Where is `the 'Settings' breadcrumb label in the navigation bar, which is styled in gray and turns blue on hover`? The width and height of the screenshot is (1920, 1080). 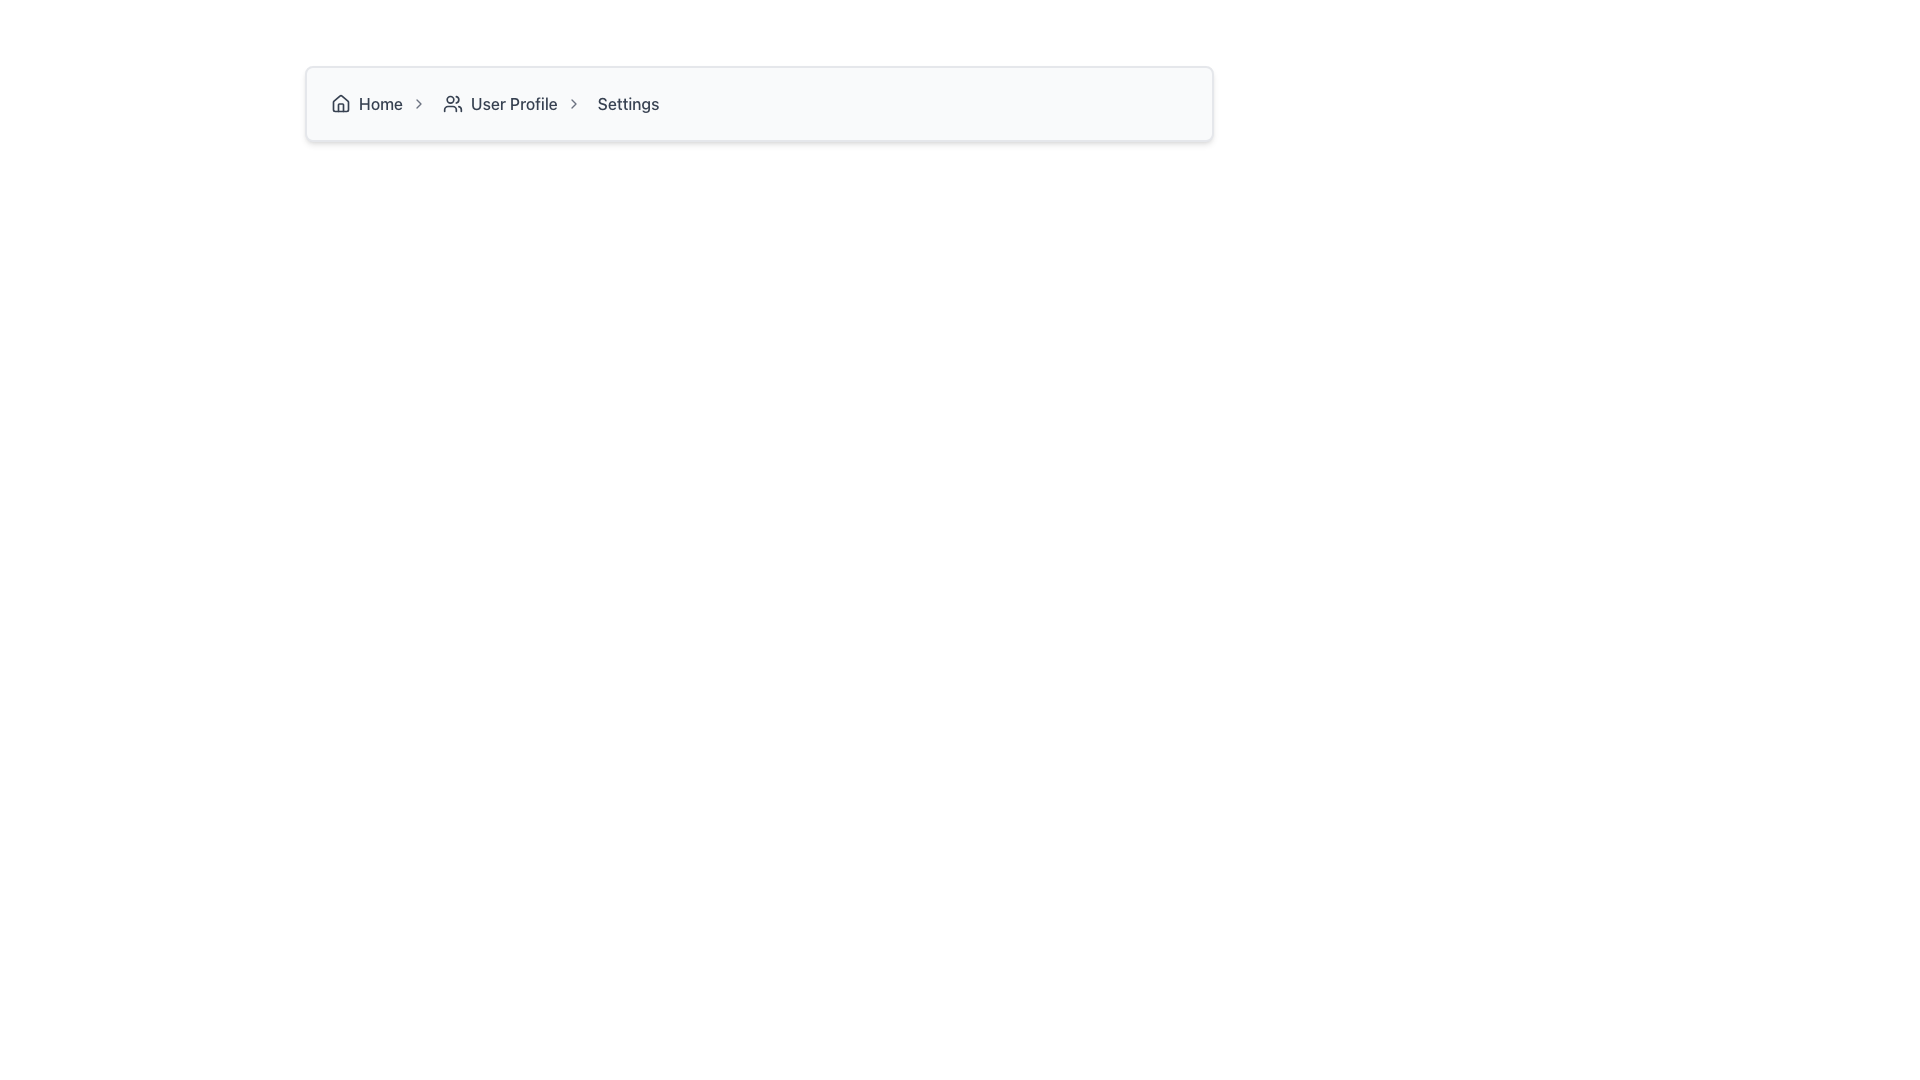 the 'Settings' breadcrumb label in the navigation bar, which is styled in gray and turns blue on hover is located at coordinates (627, 104).